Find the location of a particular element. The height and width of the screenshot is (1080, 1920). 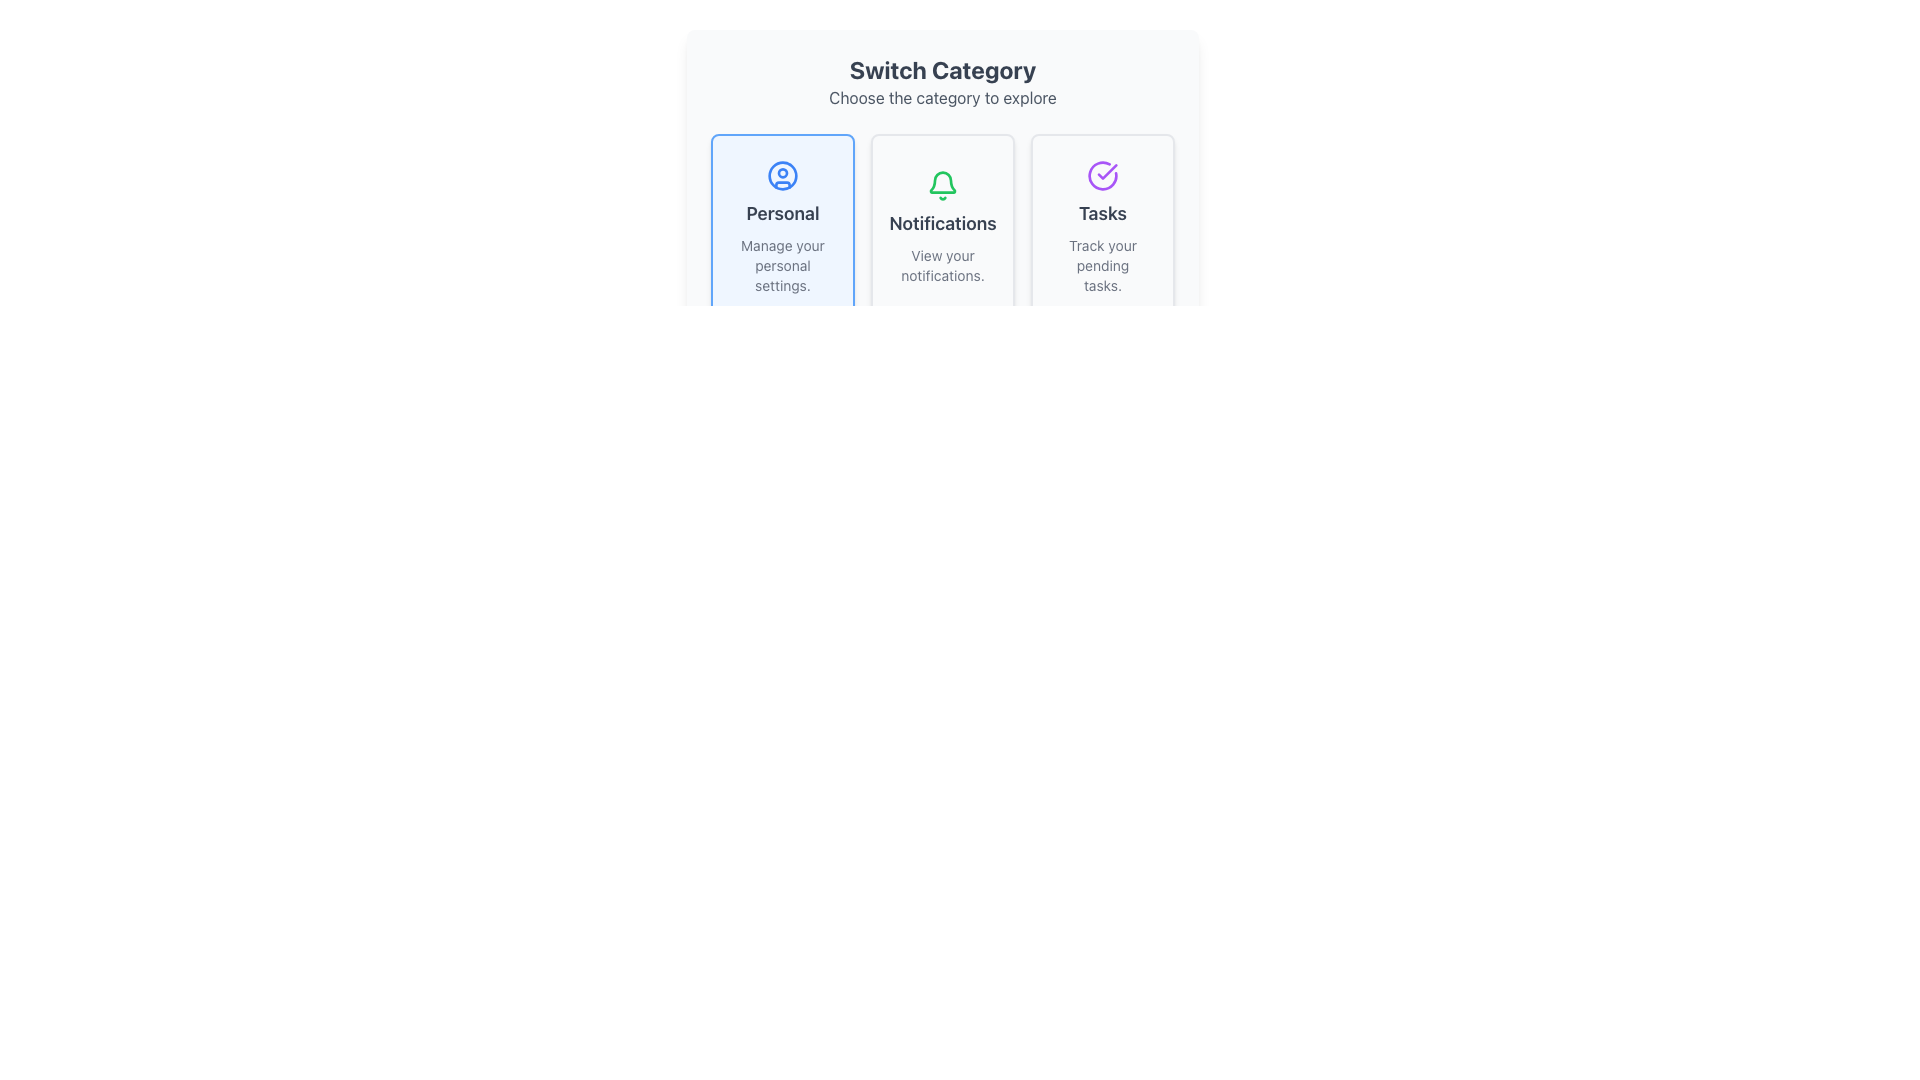

the 'Tasks' category descriptor text label located beneath the purple circular checkmark icon and heading 'Tasks' in the card layout is located at coordinates (1102, 265).